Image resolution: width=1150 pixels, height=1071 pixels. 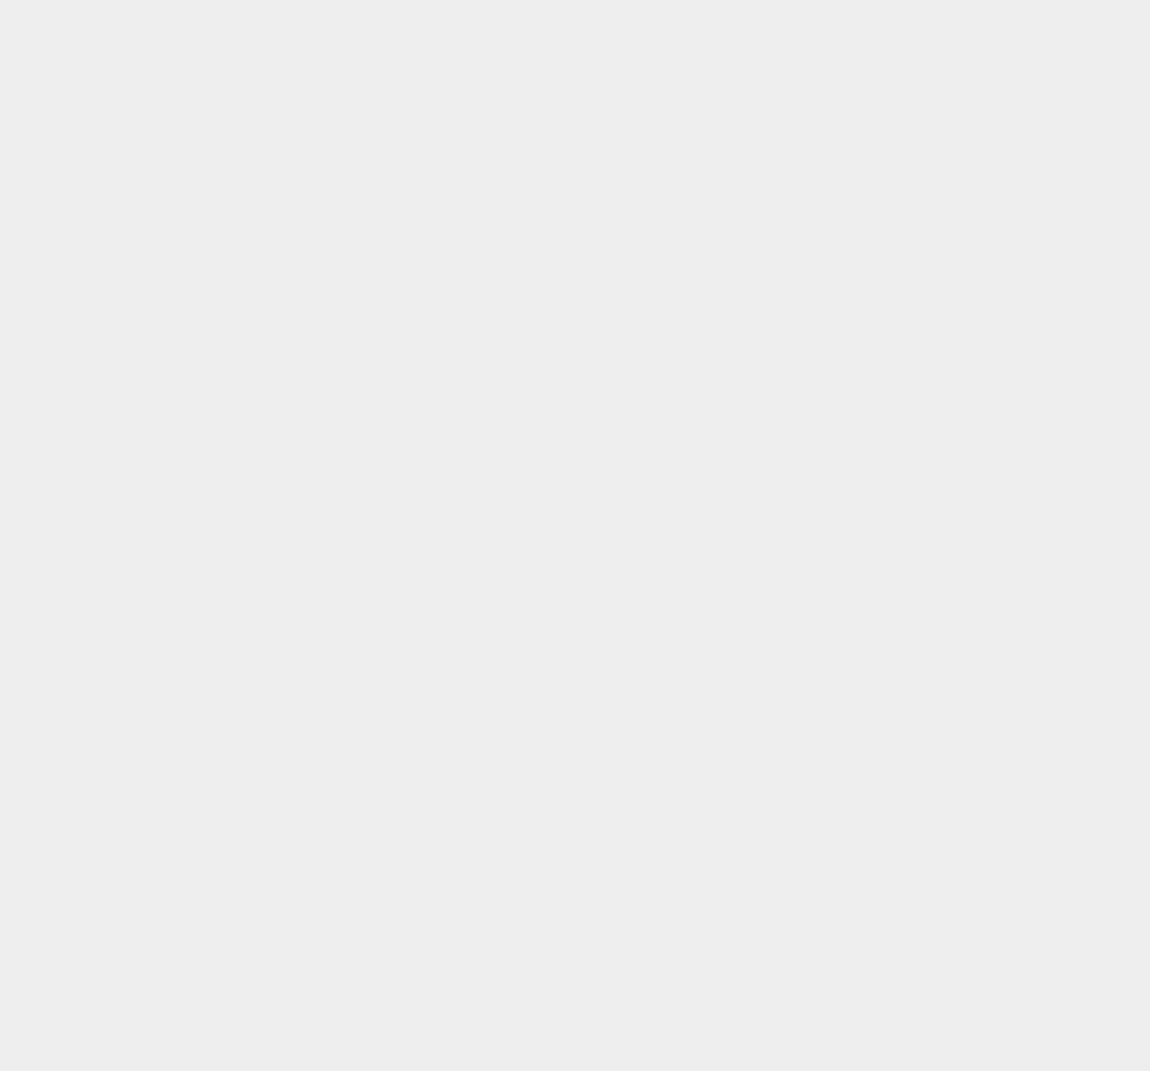 I want to click on 'Social Networking', so click(x=812, y=606).